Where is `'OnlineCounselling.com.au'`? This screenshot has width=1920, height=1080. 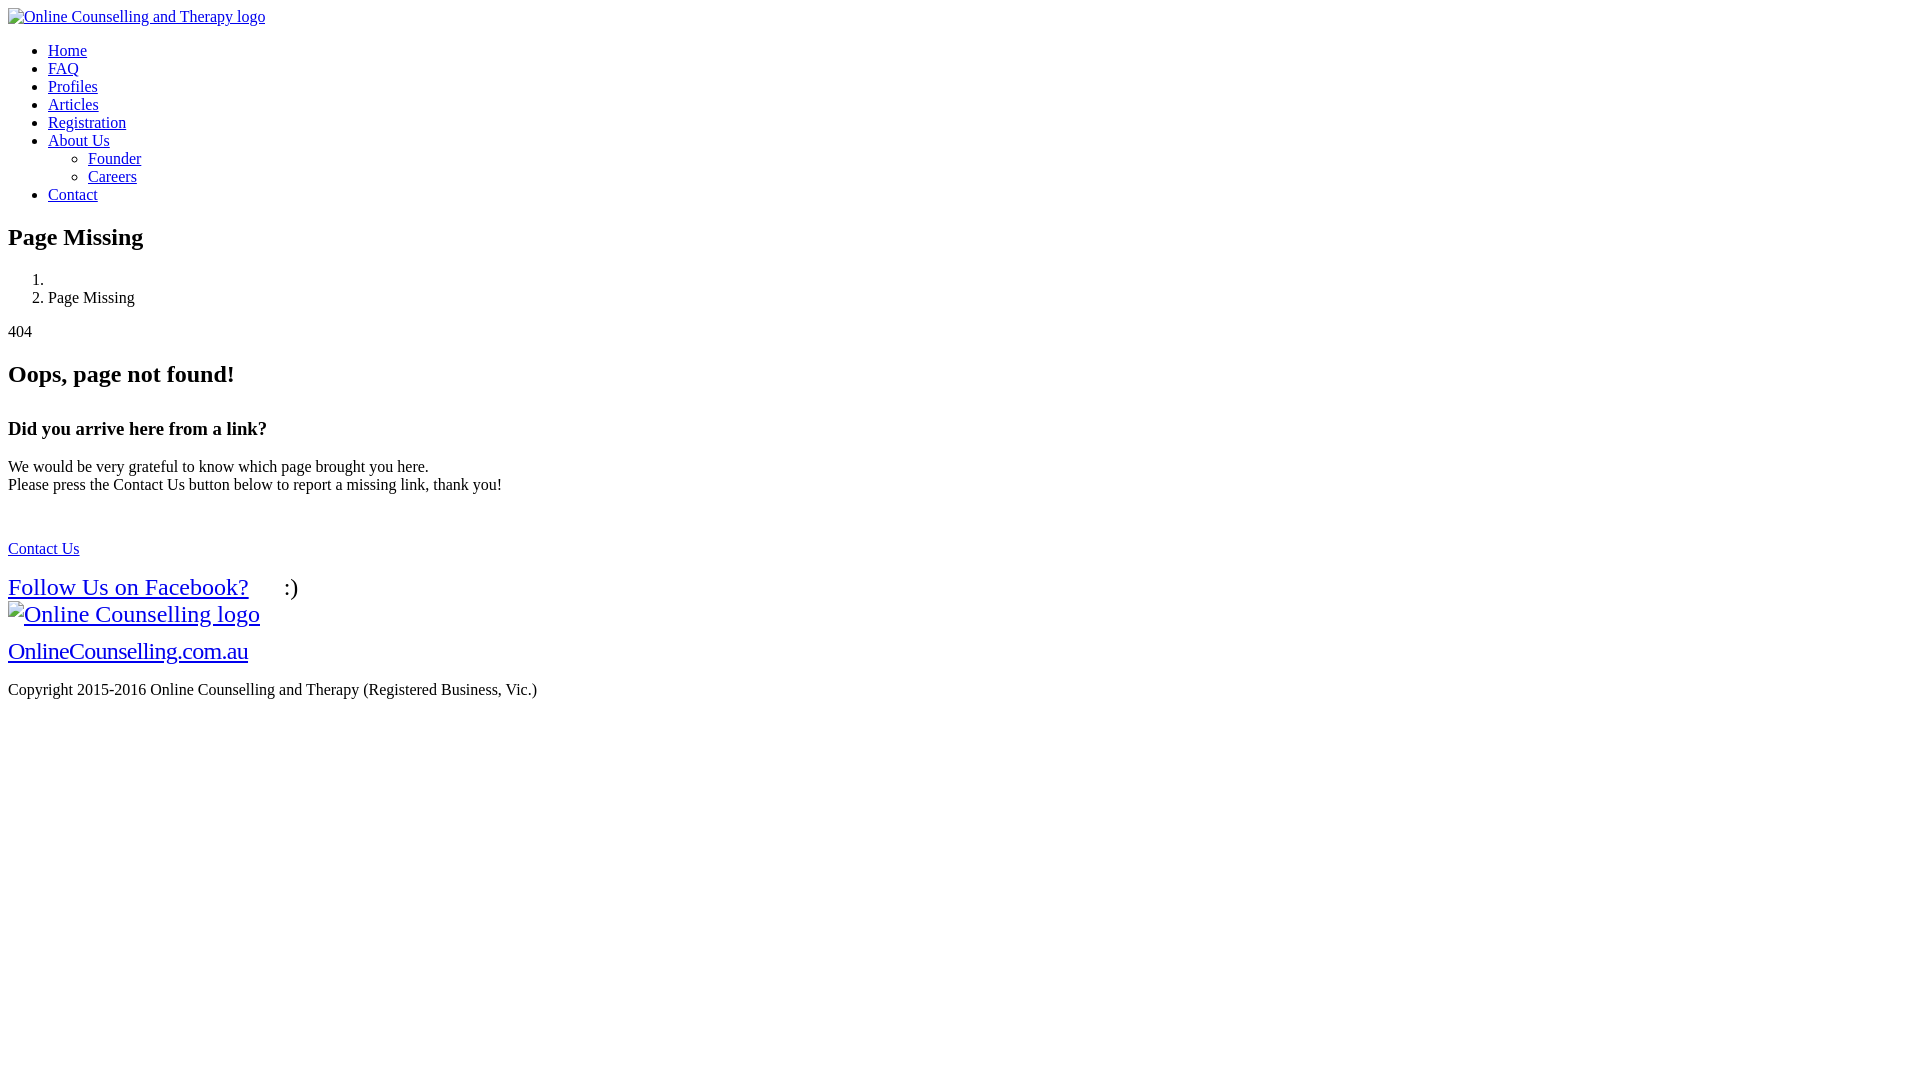 'OnlineCounselling.com.au' is located at coordinates (133, 632).